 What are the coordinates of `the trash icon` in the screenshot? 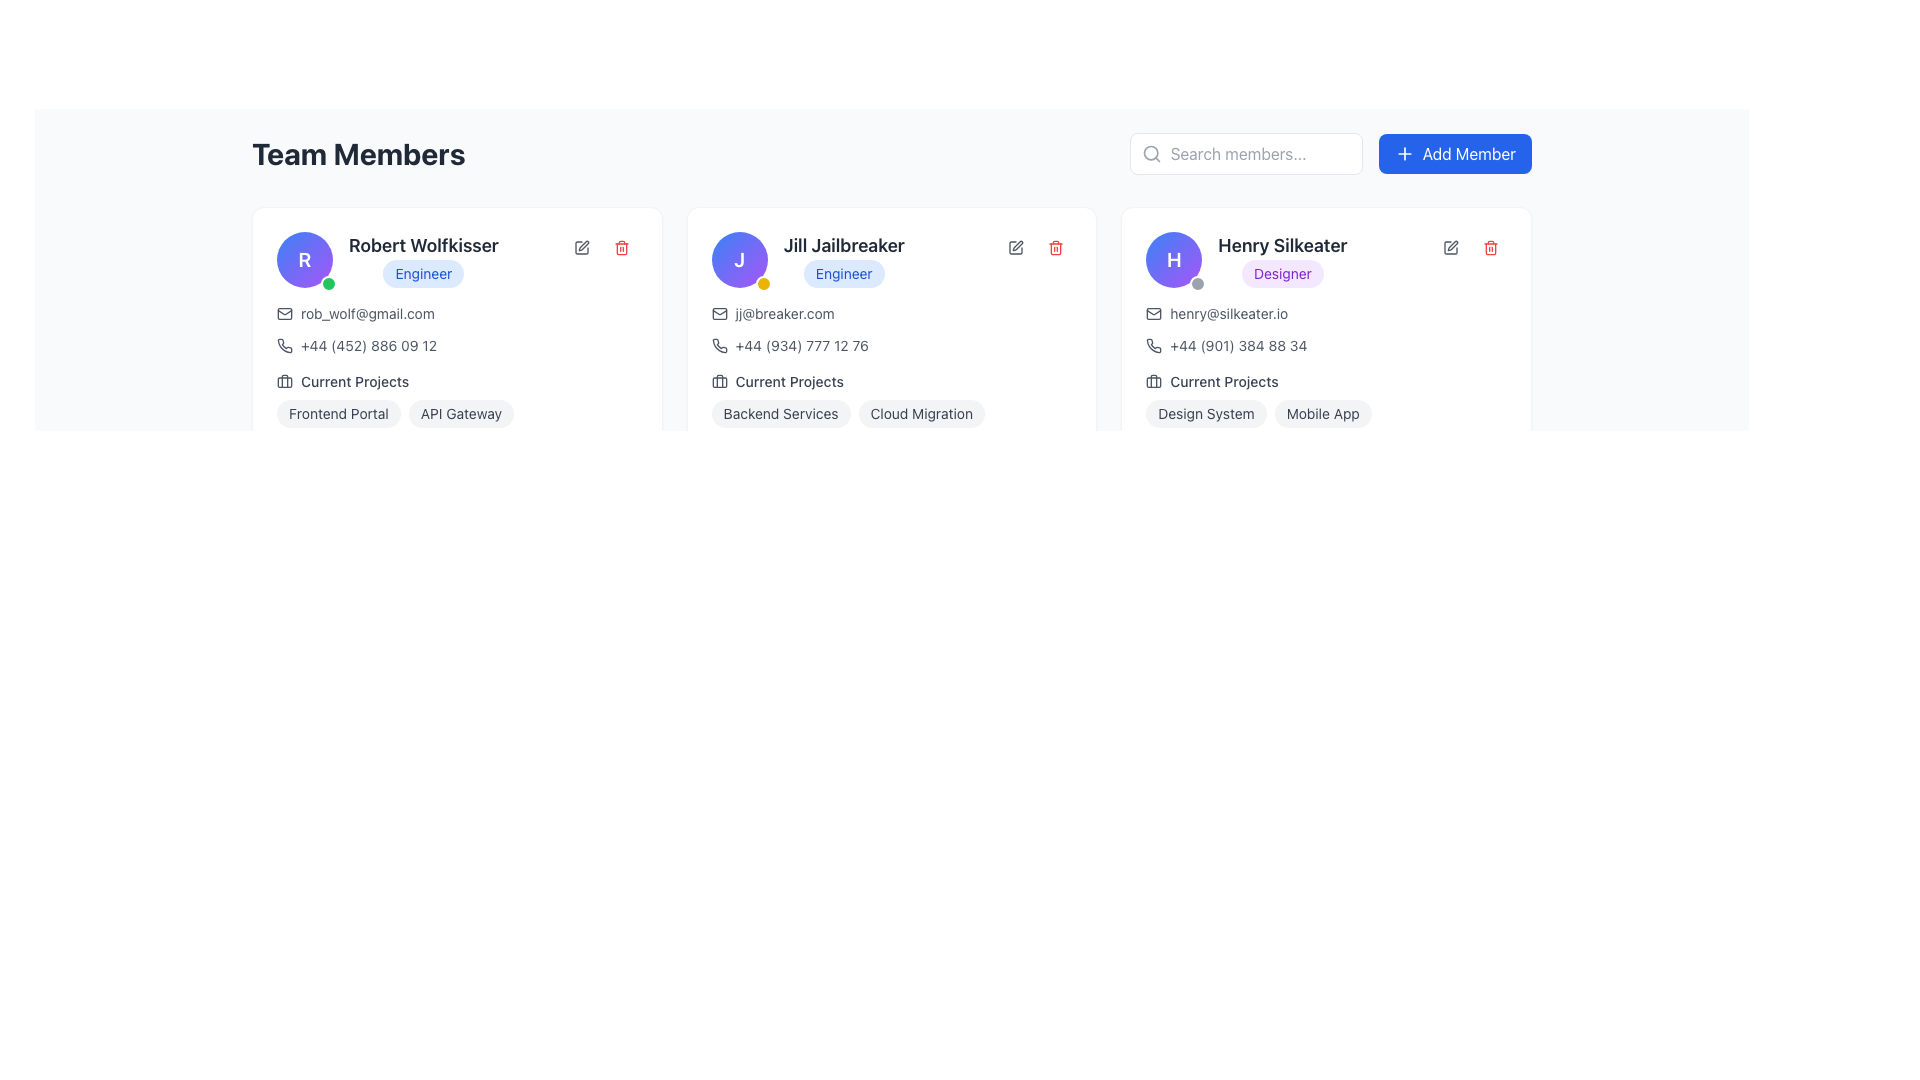 It's located at (620, 246).